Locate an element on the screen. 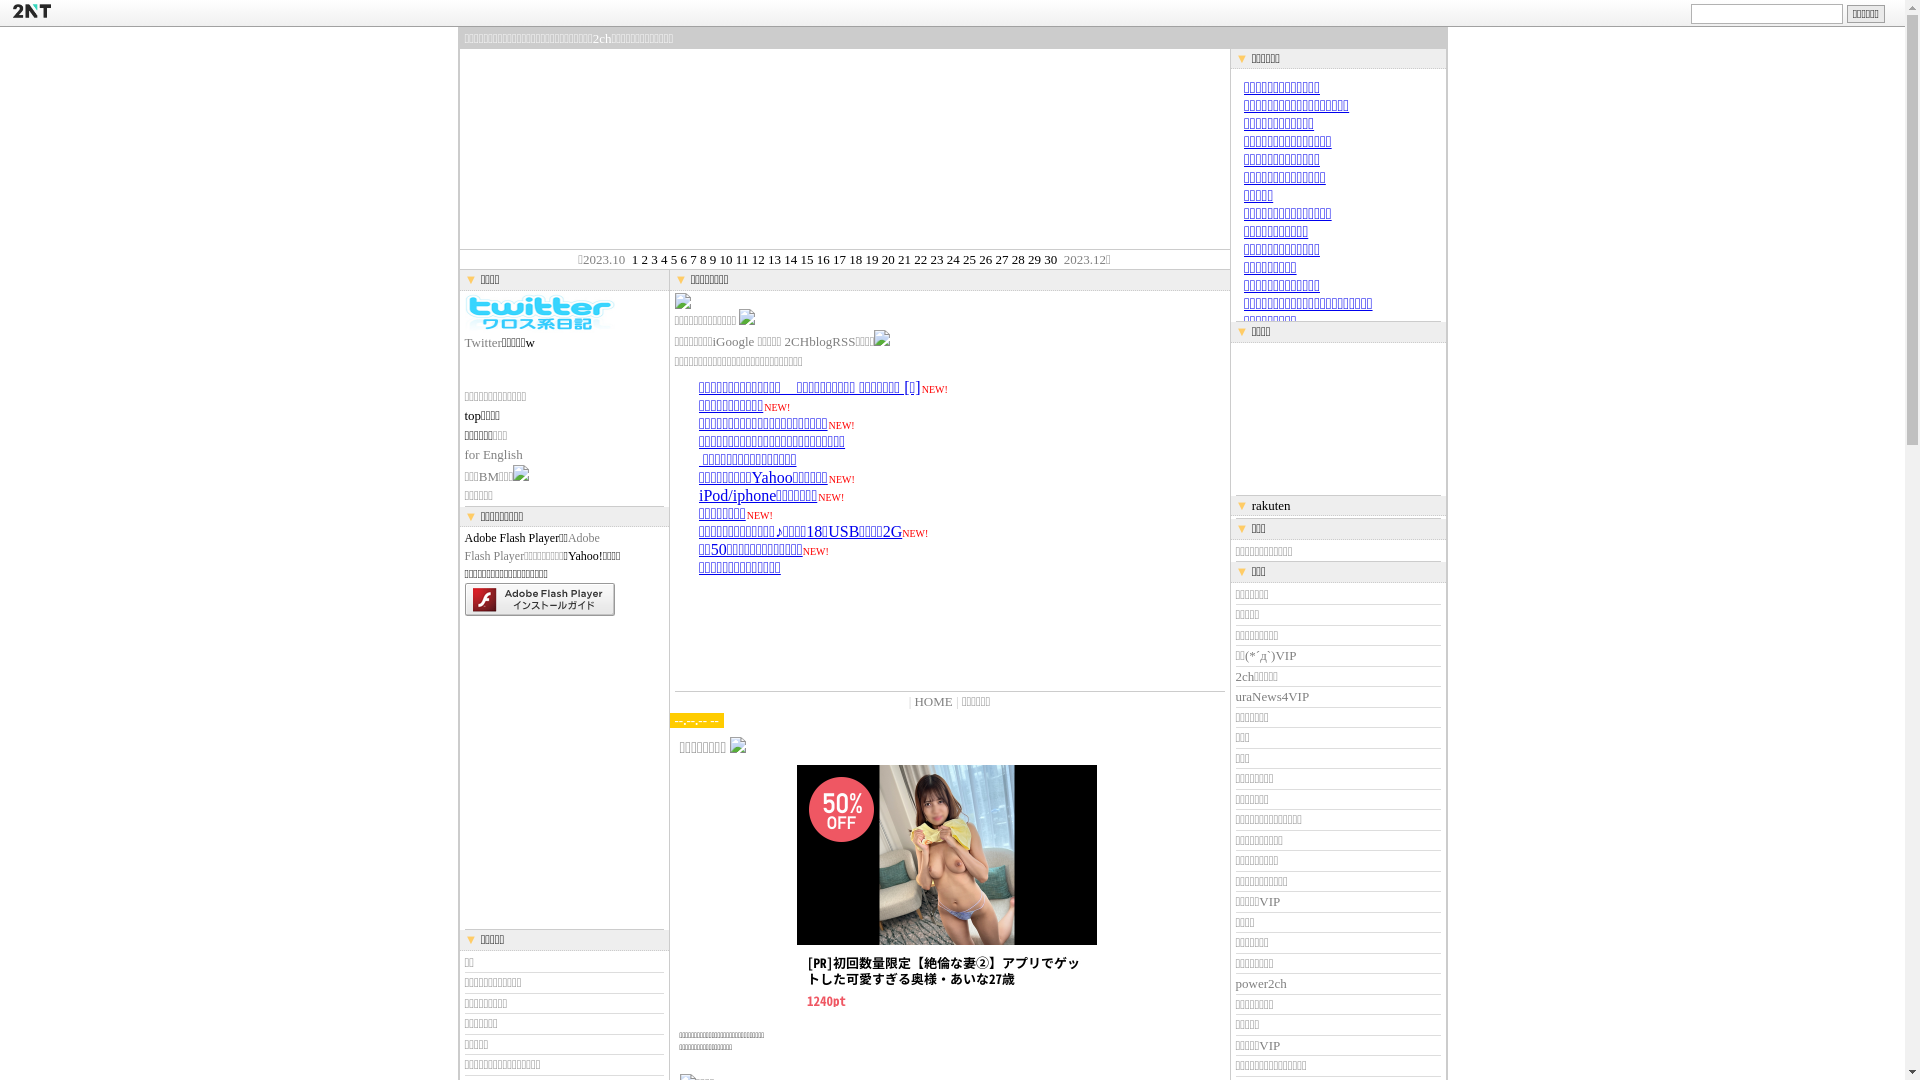 This screenshot has height=1080, width=1920. 'HOME' is located at coordinates (931, 700).